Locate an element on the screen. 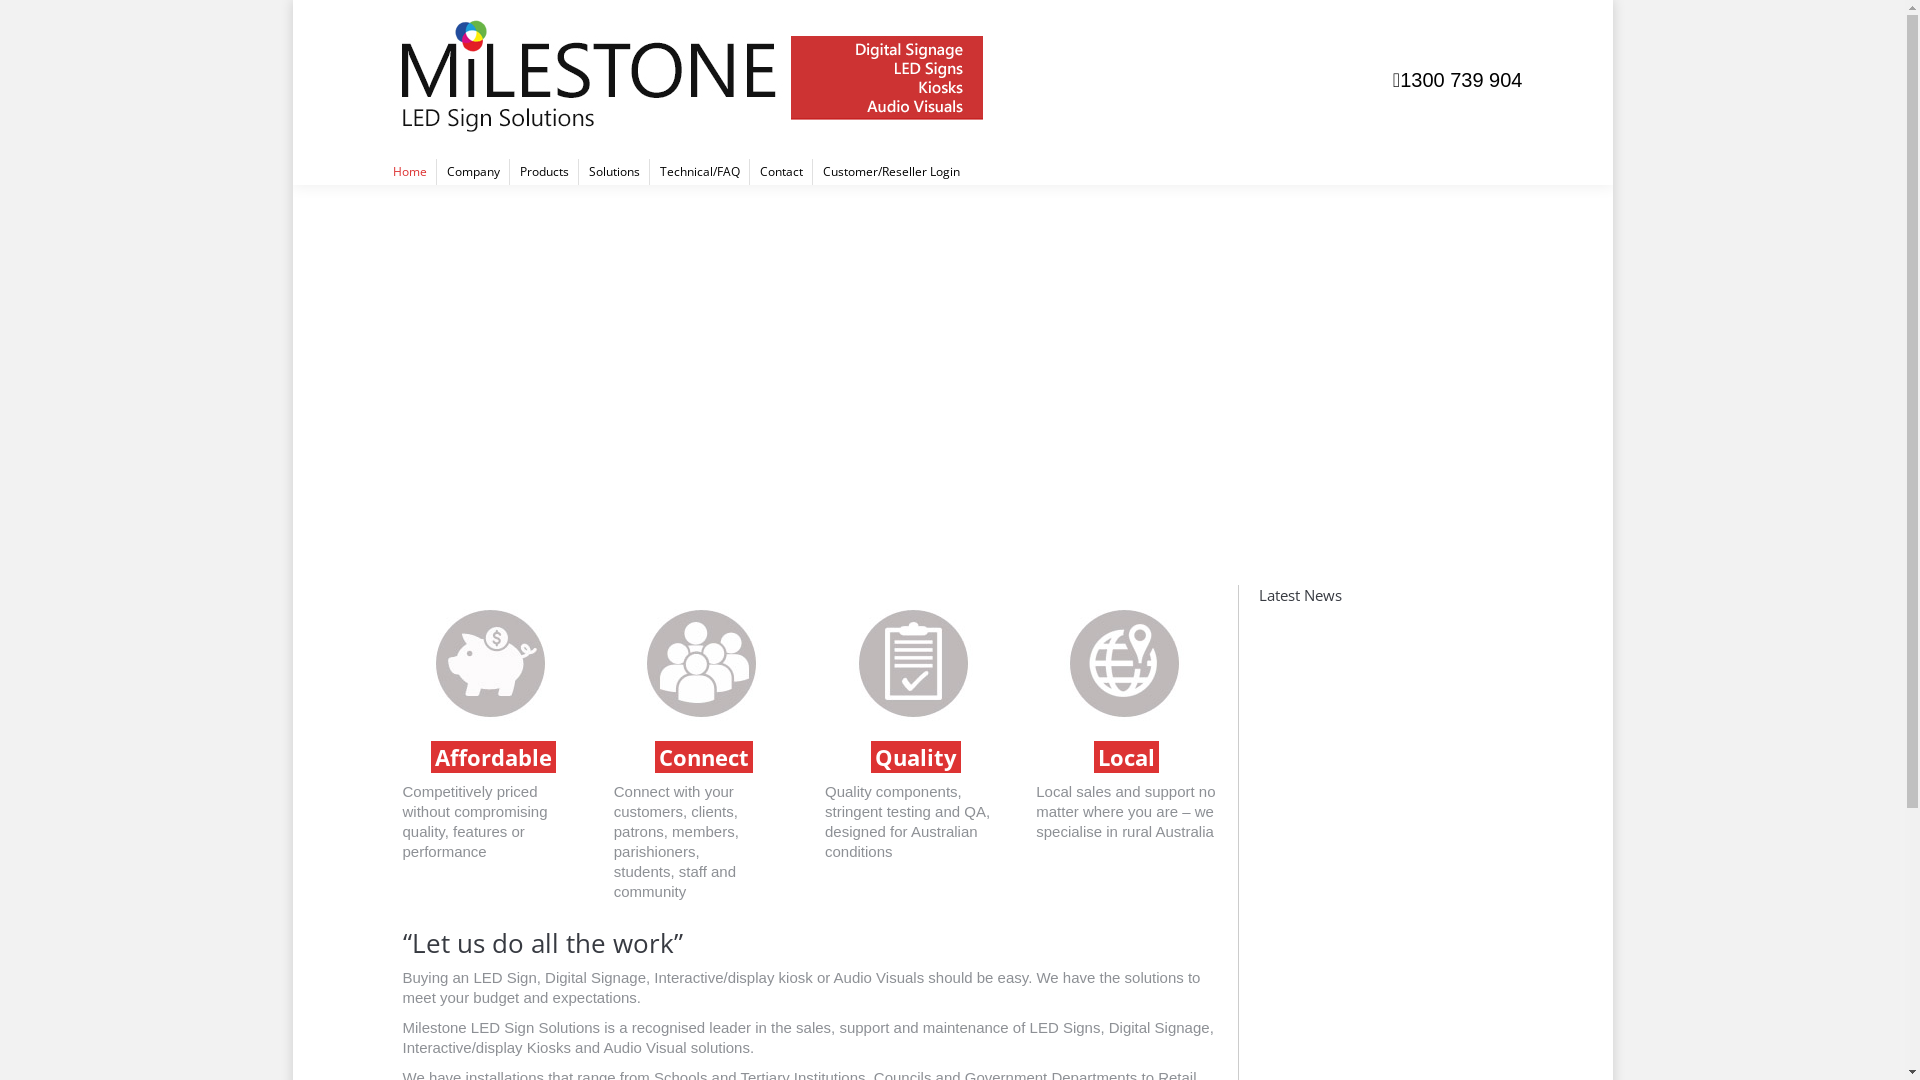  'Solutions' is located at coordinates (612, 171).